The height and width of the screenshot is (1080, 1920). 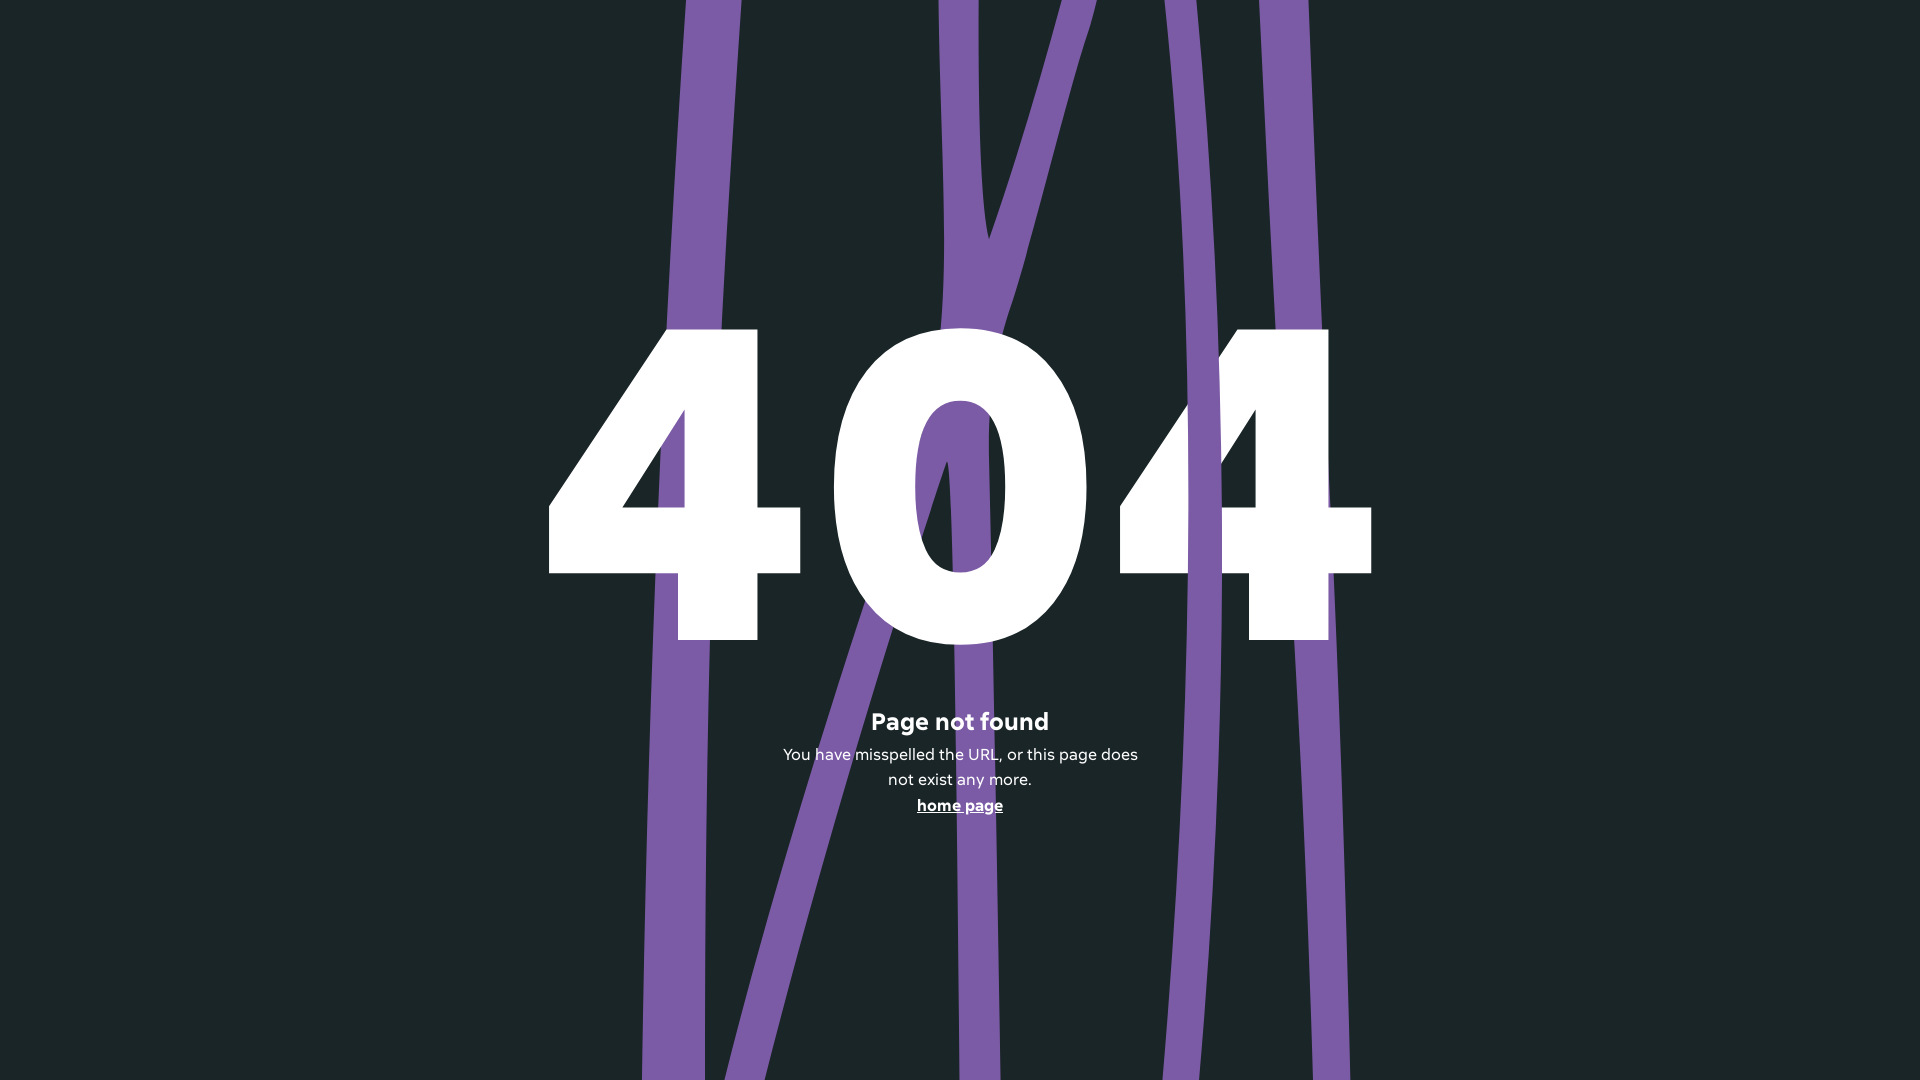 What do you see at coordinates (958, 805) in the screenshot?
I see `'home page'` at bounding box center [958, 805].